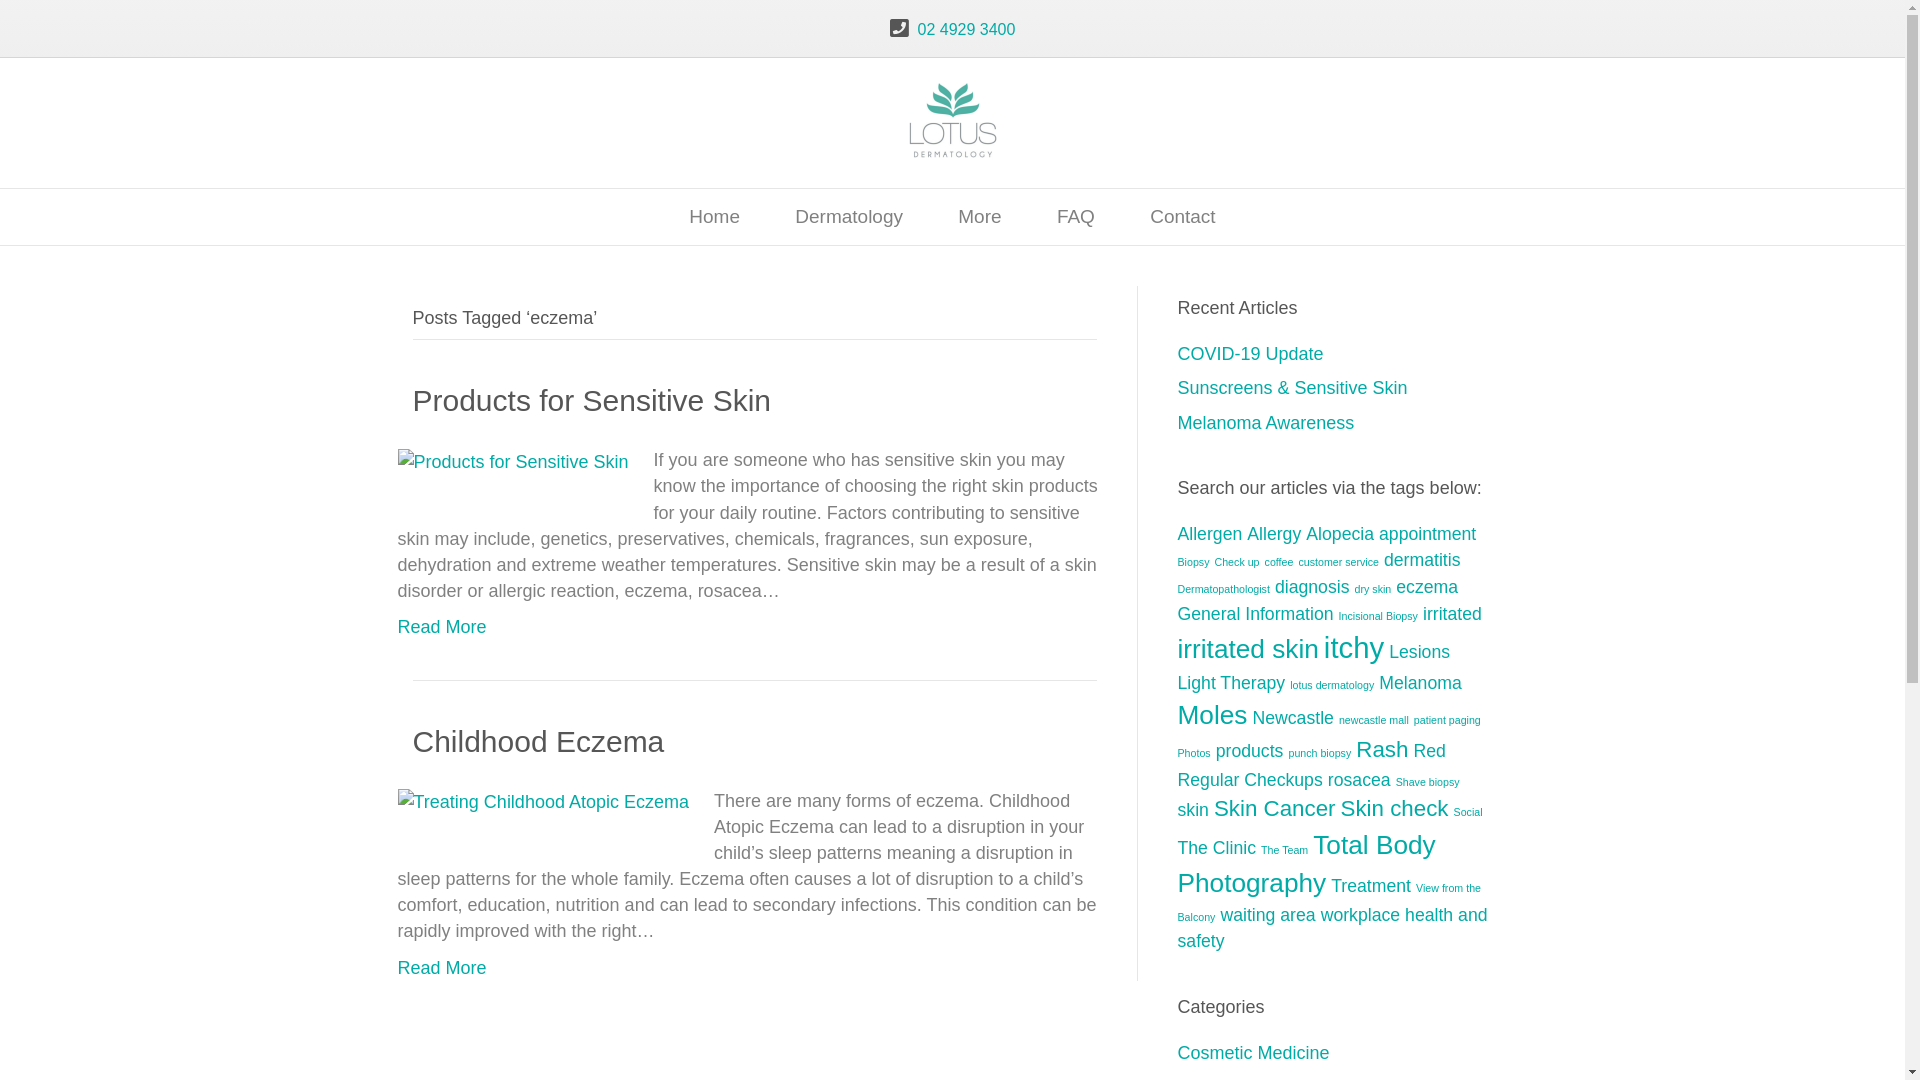  Describe the element at coordinates (1333, 928) in the screenshot. I see `'workplace health and safety'` at that location.